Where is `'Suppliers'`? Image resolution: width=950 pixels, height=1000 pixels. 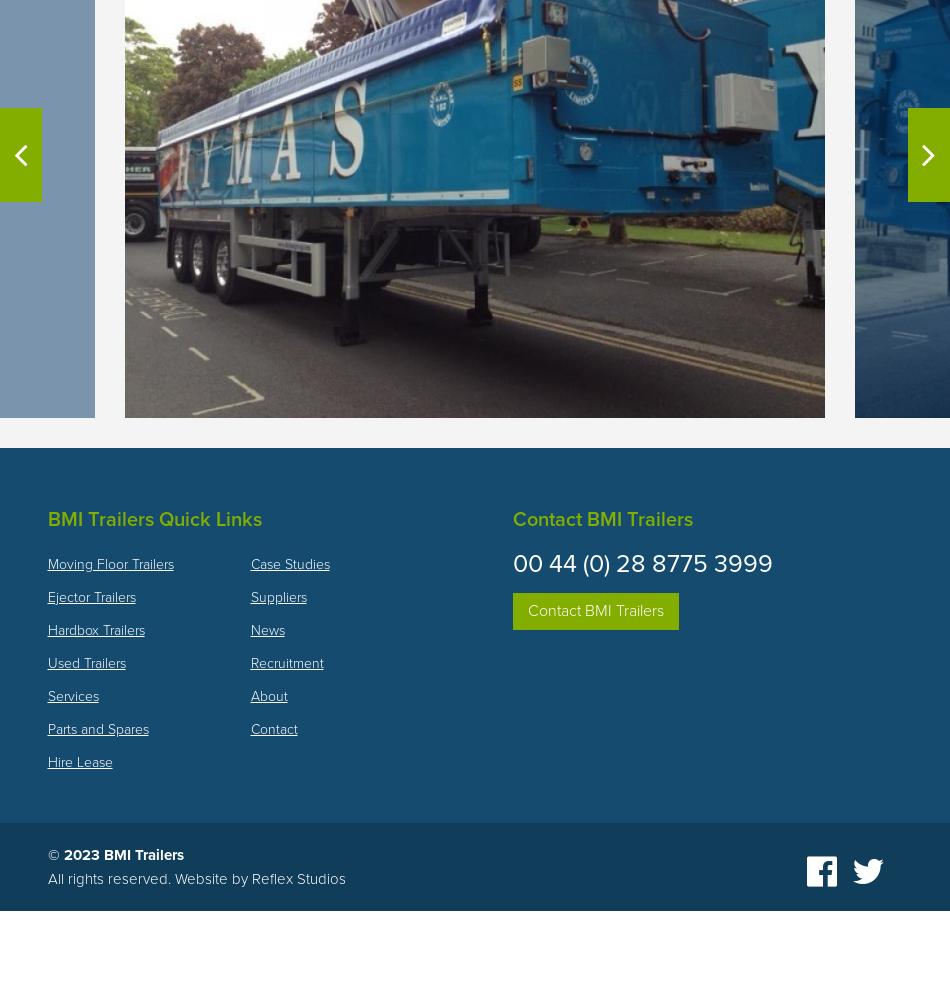 'Suppliers' is located at coordinates (276, 595).